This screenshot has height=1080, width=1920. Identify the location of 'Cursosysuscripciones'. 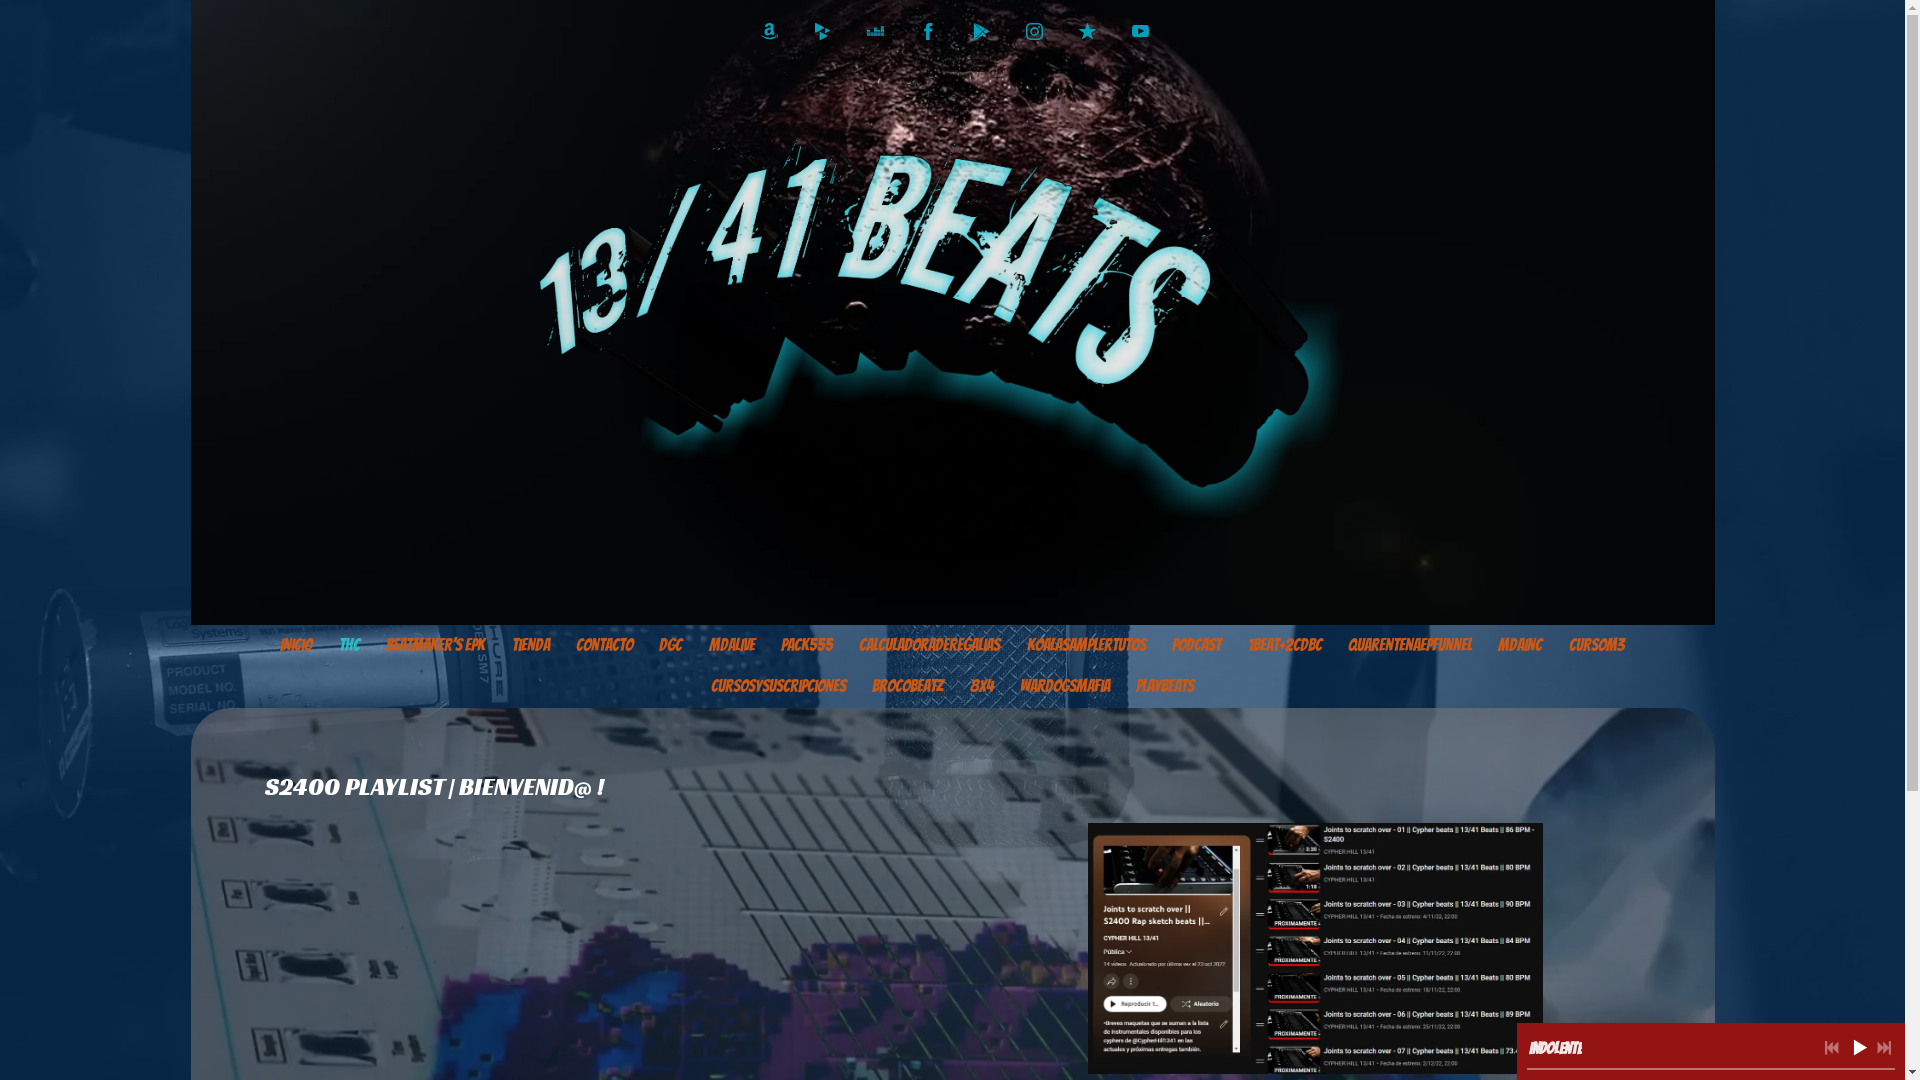
(777, 685).